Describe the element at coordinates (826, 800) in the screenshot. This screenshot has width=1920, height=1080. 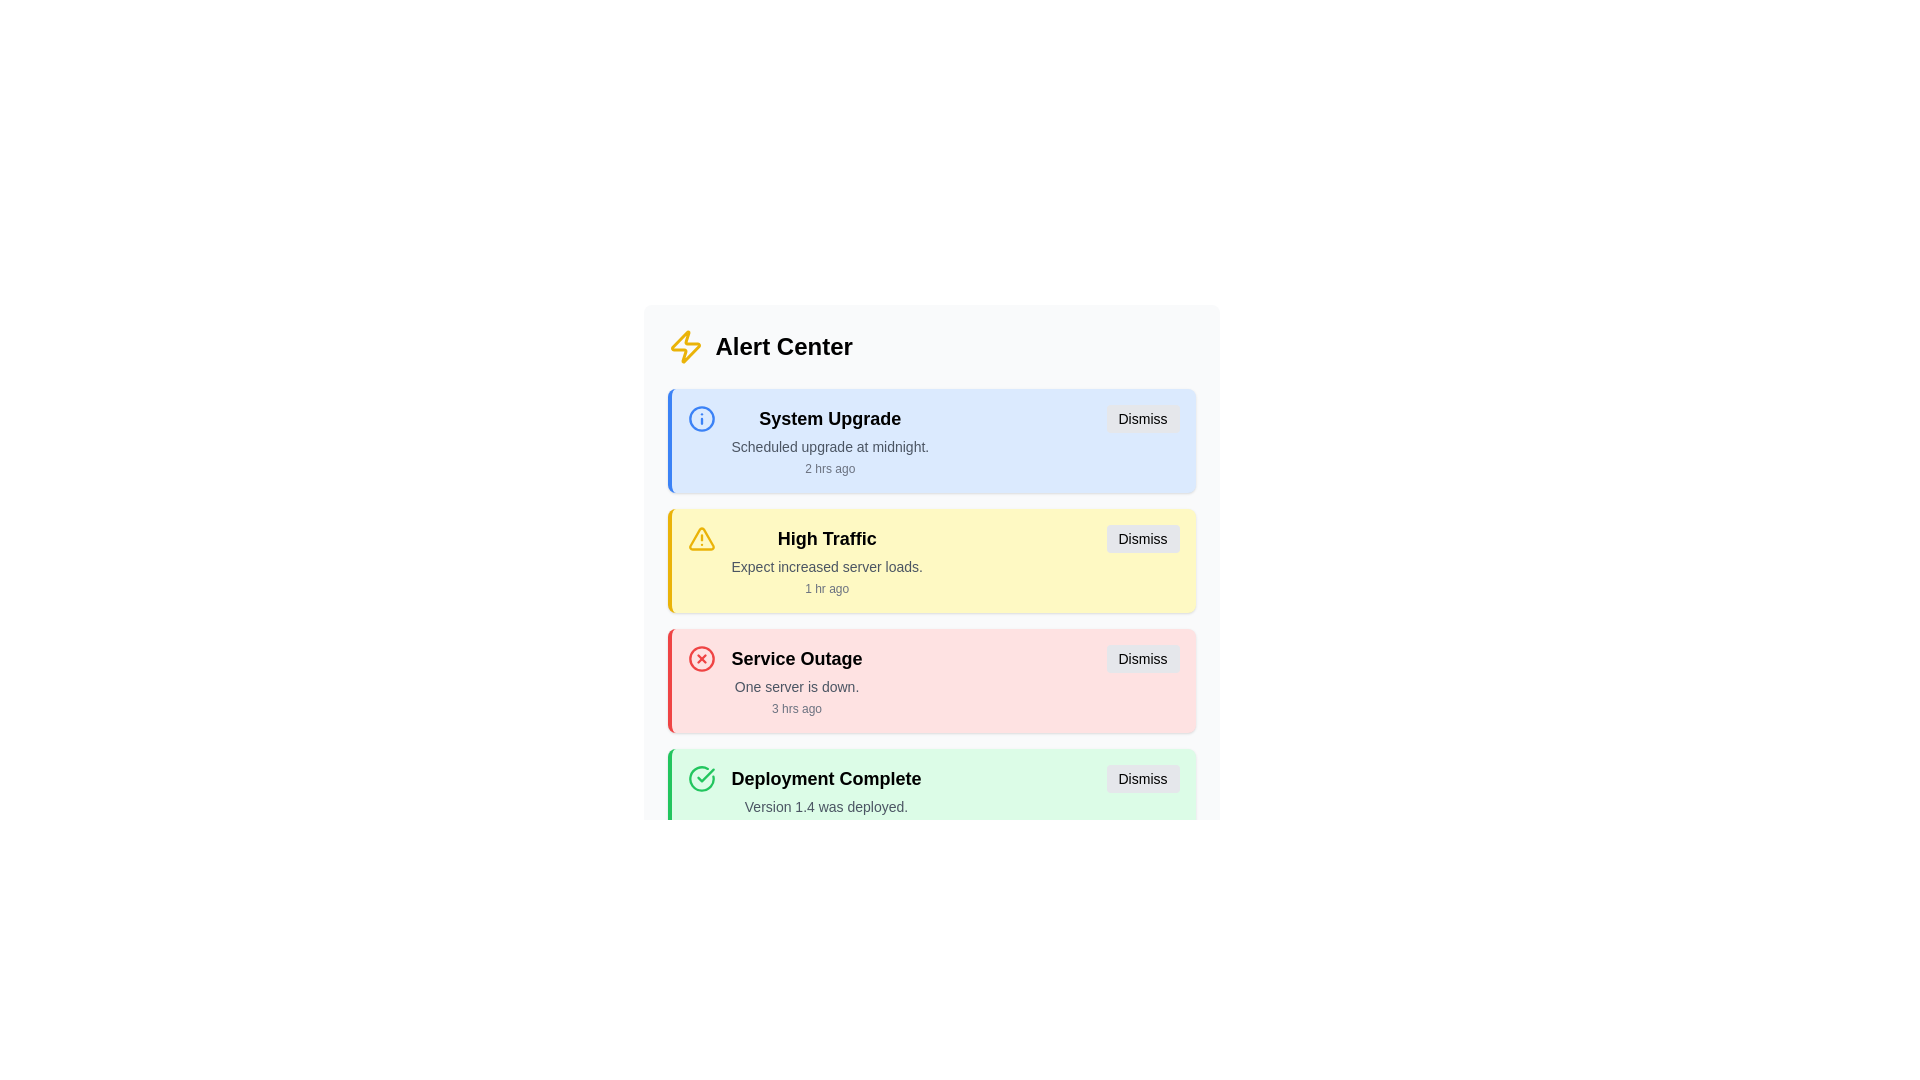
I see `the 'Deployment Complete' text in the green notification box to read it` at that location.